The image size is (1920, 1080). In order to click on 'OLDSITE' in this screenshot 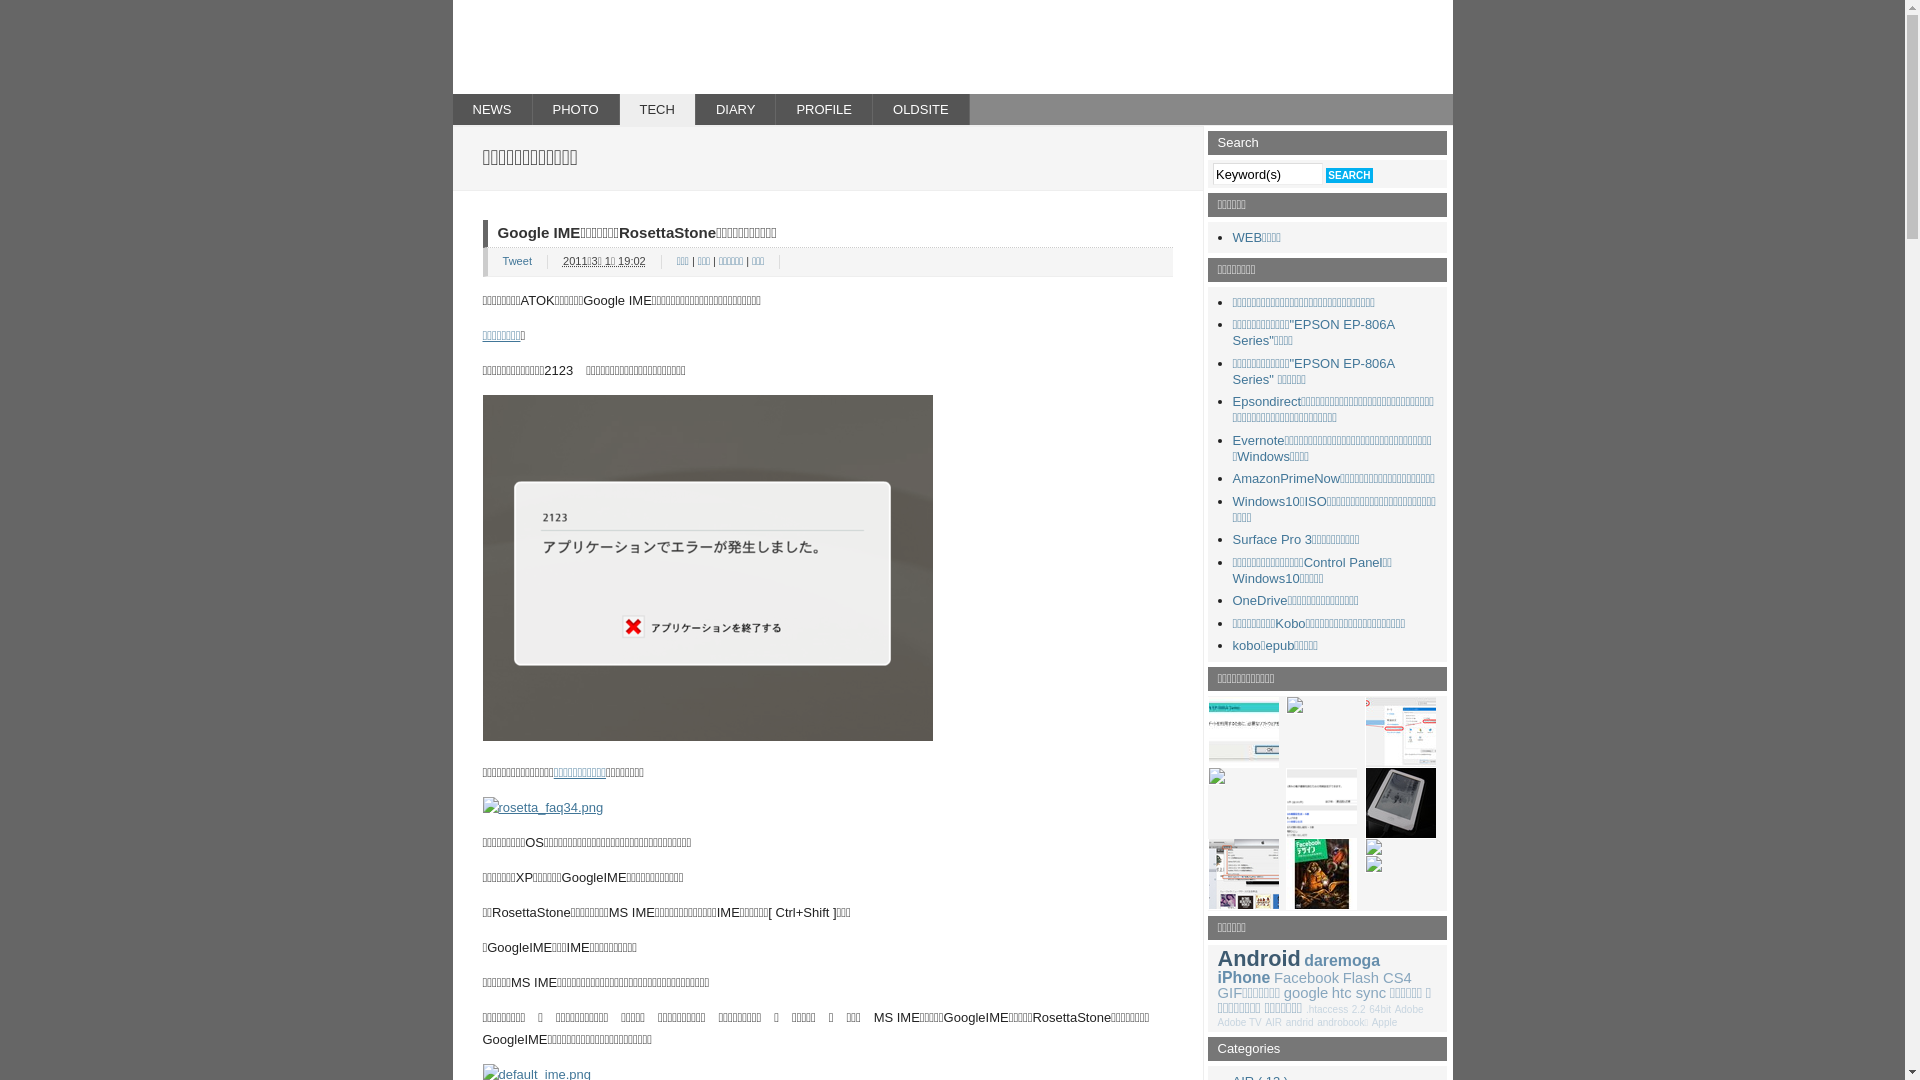, I will do `click(920, 109)`.